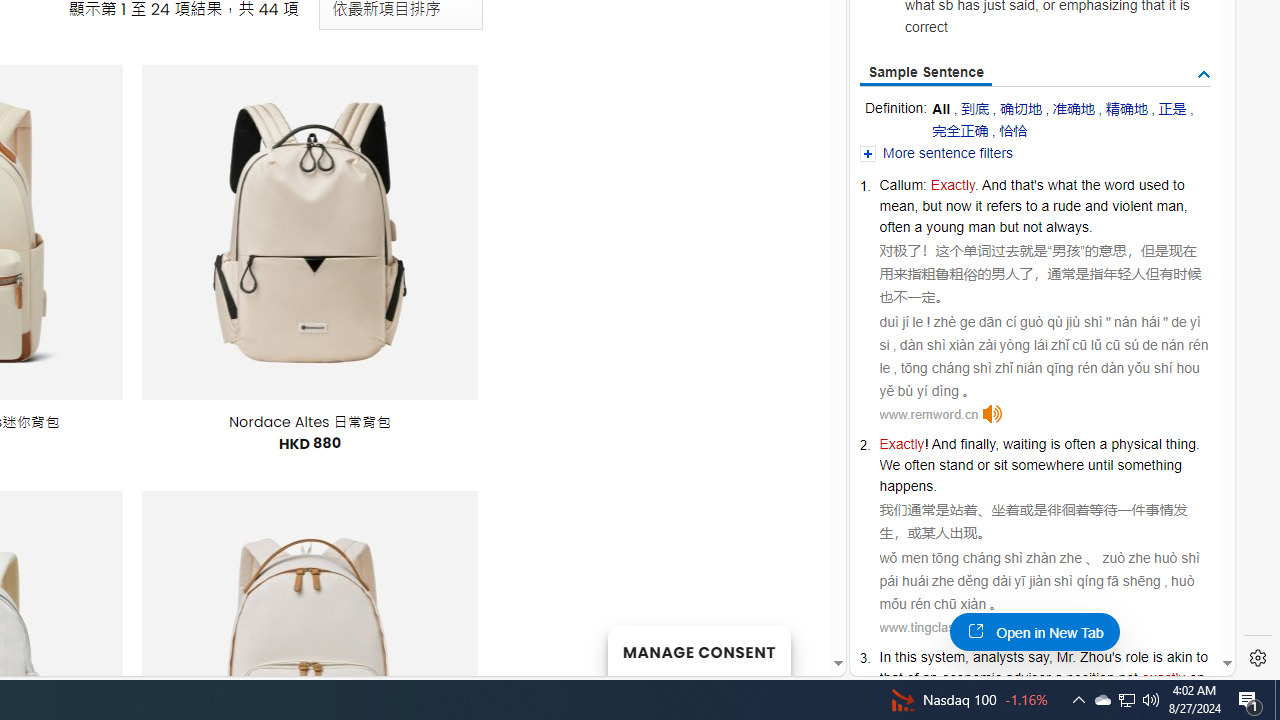 The image size is (1280, 720). I want to click on 'analysts', so click(998, 657).